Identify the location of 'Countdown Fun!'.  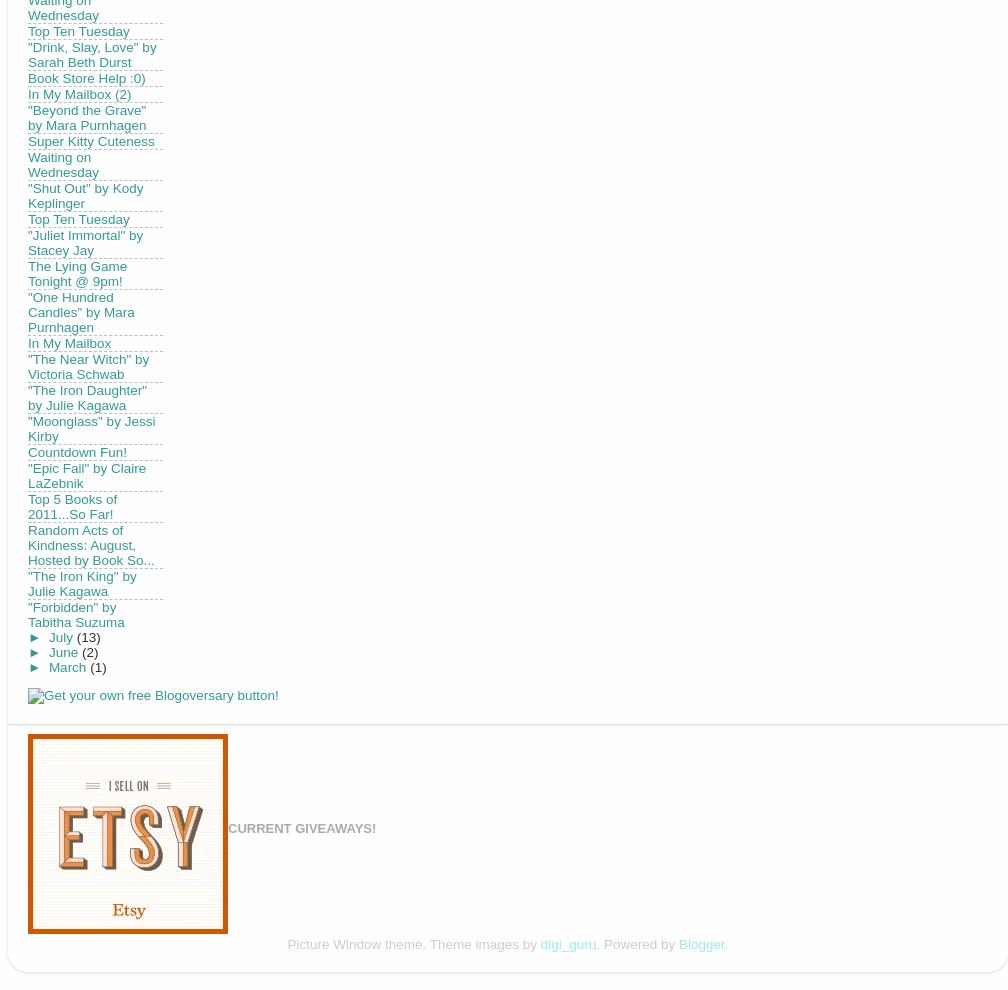
(77, 451).